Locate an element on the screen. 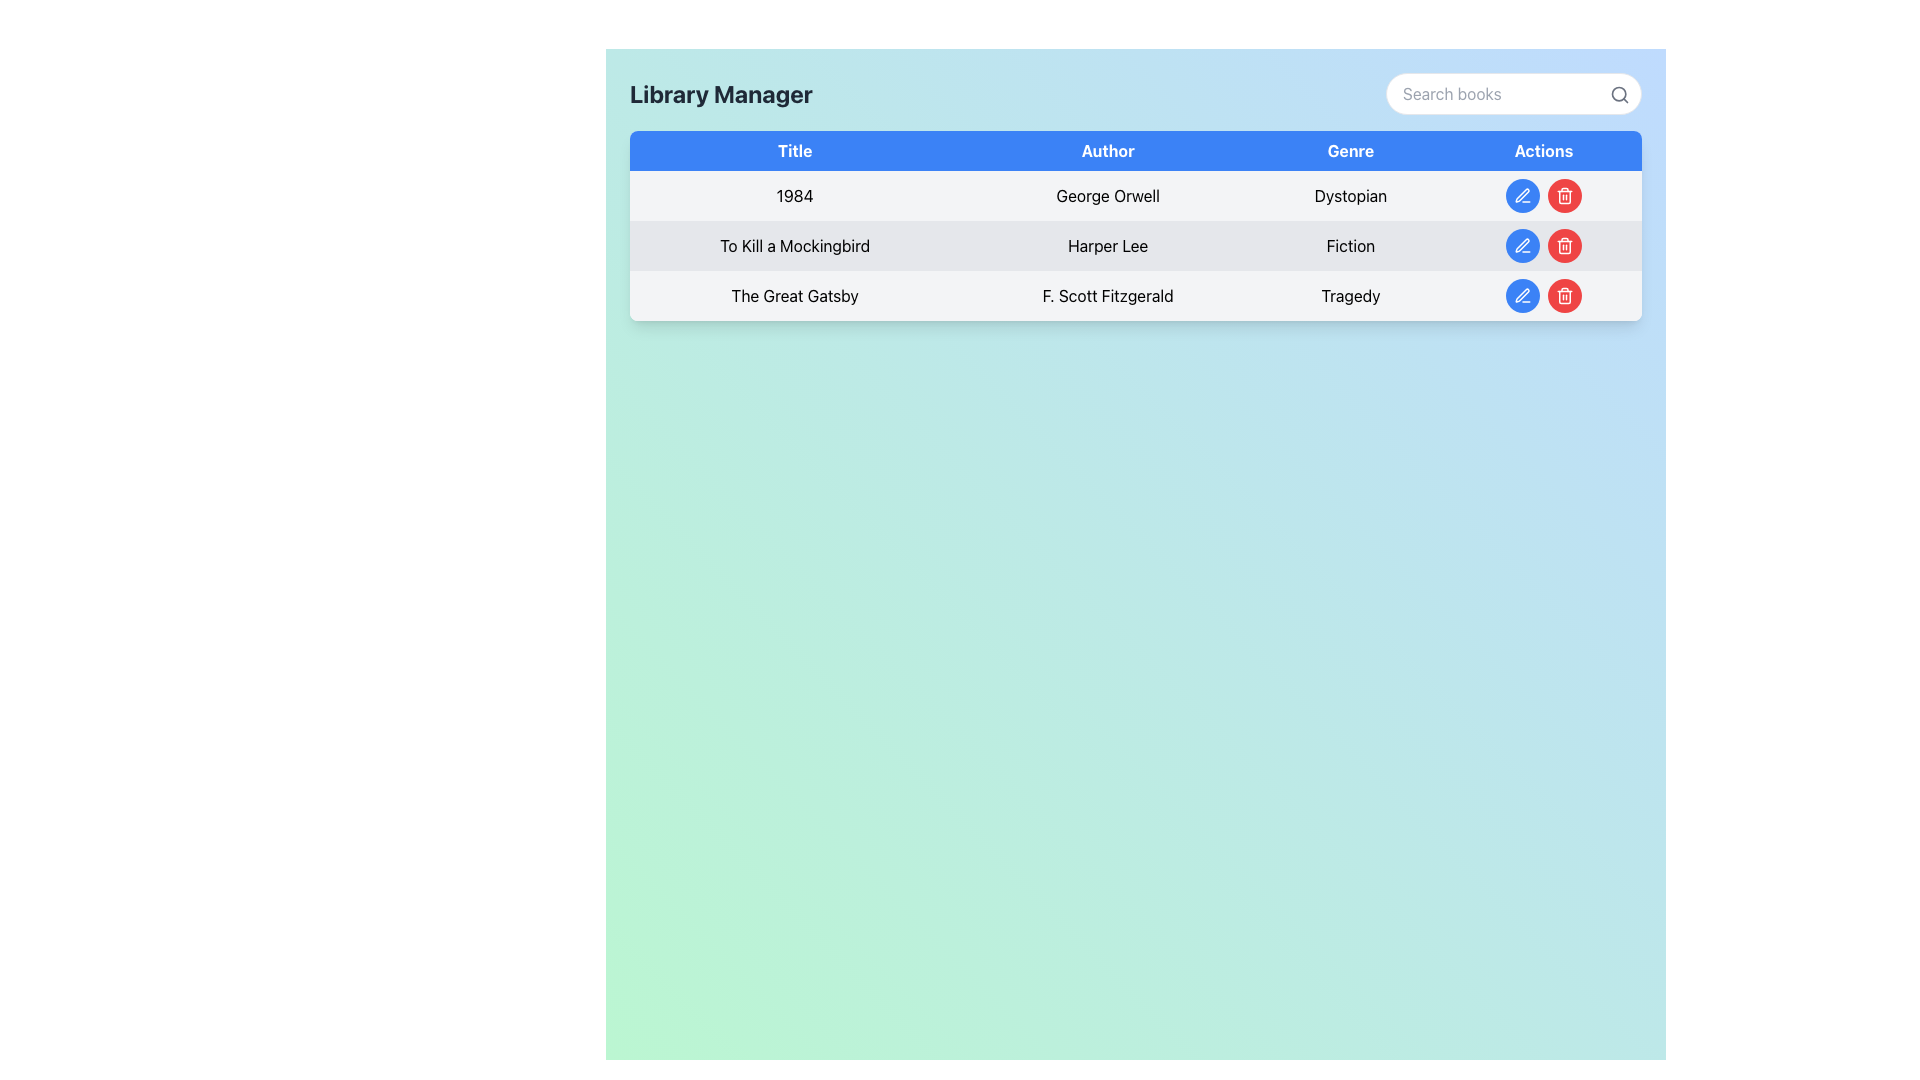 Image resolution: width=1920 pixels, height=1080 pixels. the text display element representing the author's name in the third row under the 'Author' column, positioned between 'The Great Gatsby' and the 'Genre' column is located at coordinates (1107, 296).